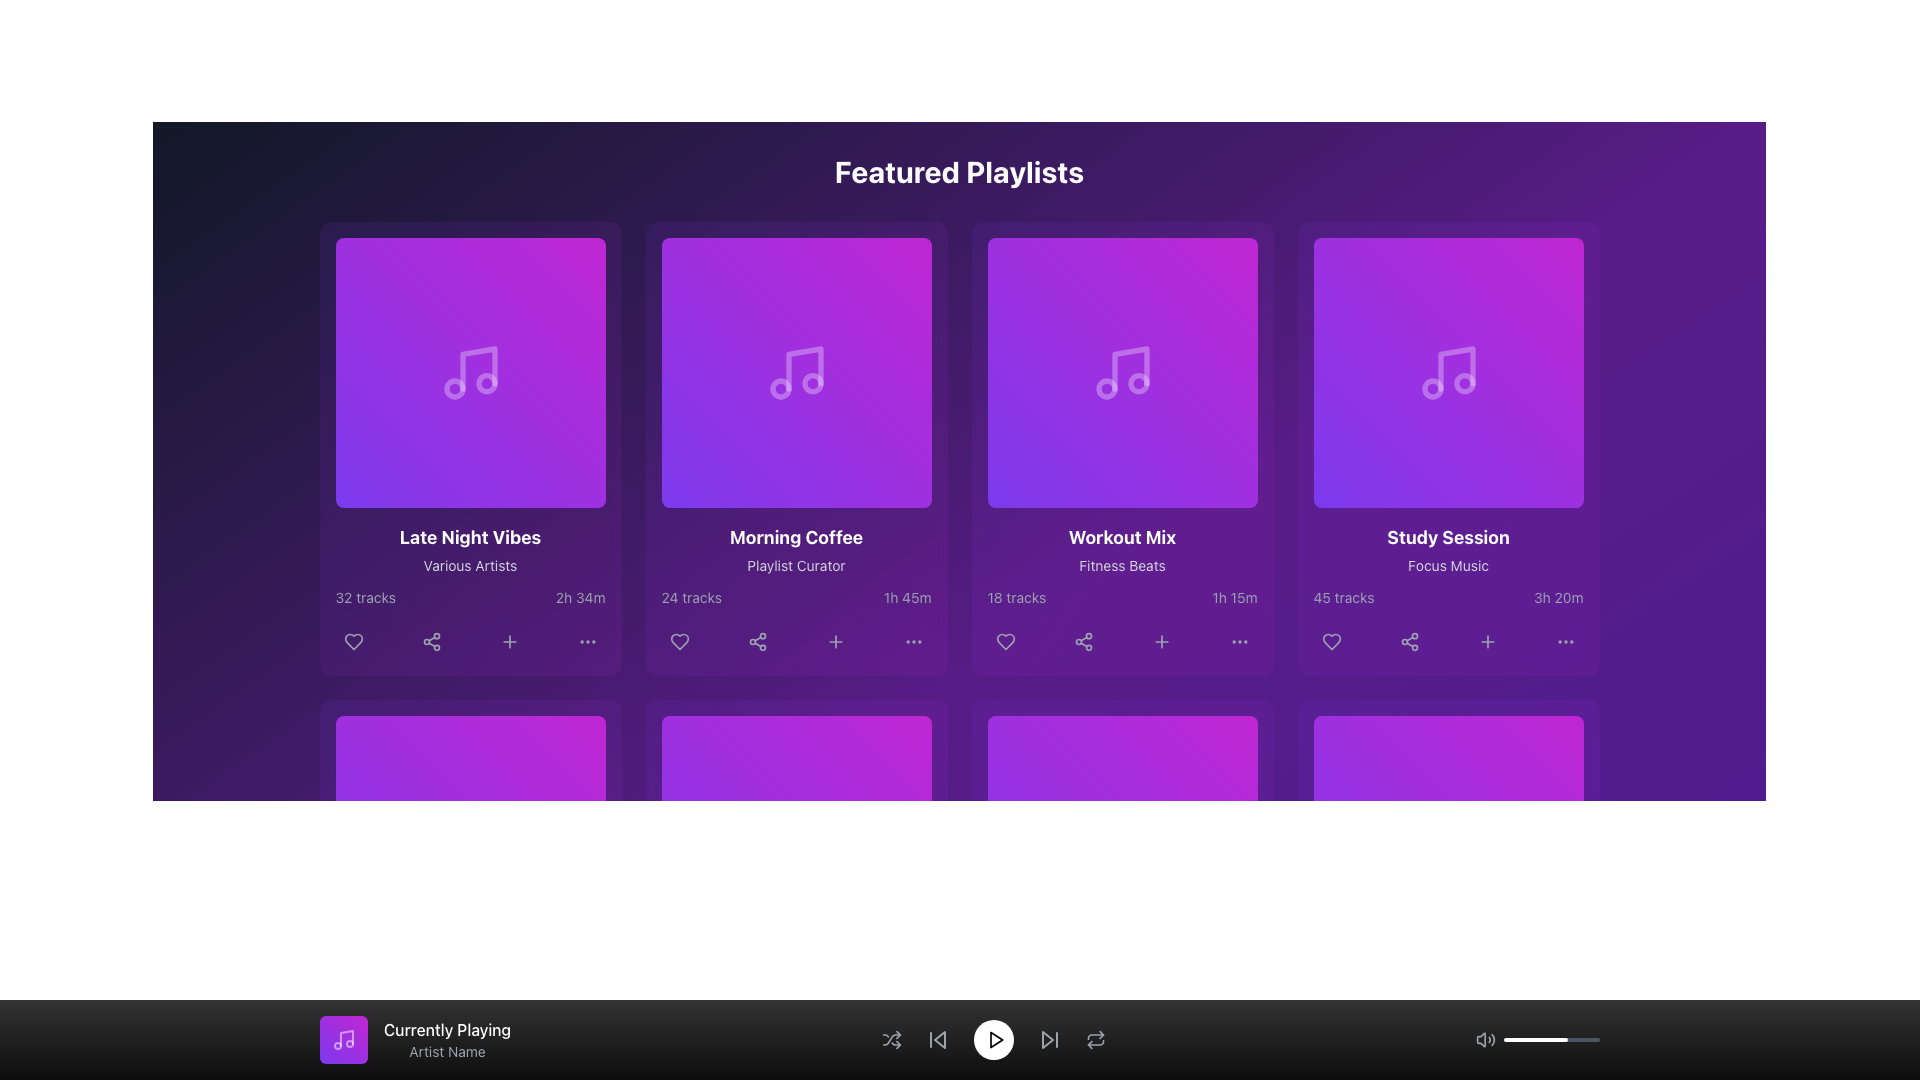  What do you see at coordinates (1122, 373) in the screenshot?
I see `the music playlist icon located in the third card from the left in the 'Featured Playlists' section, which is centered in a purple gradient background` at bounding box center [1122, 373].